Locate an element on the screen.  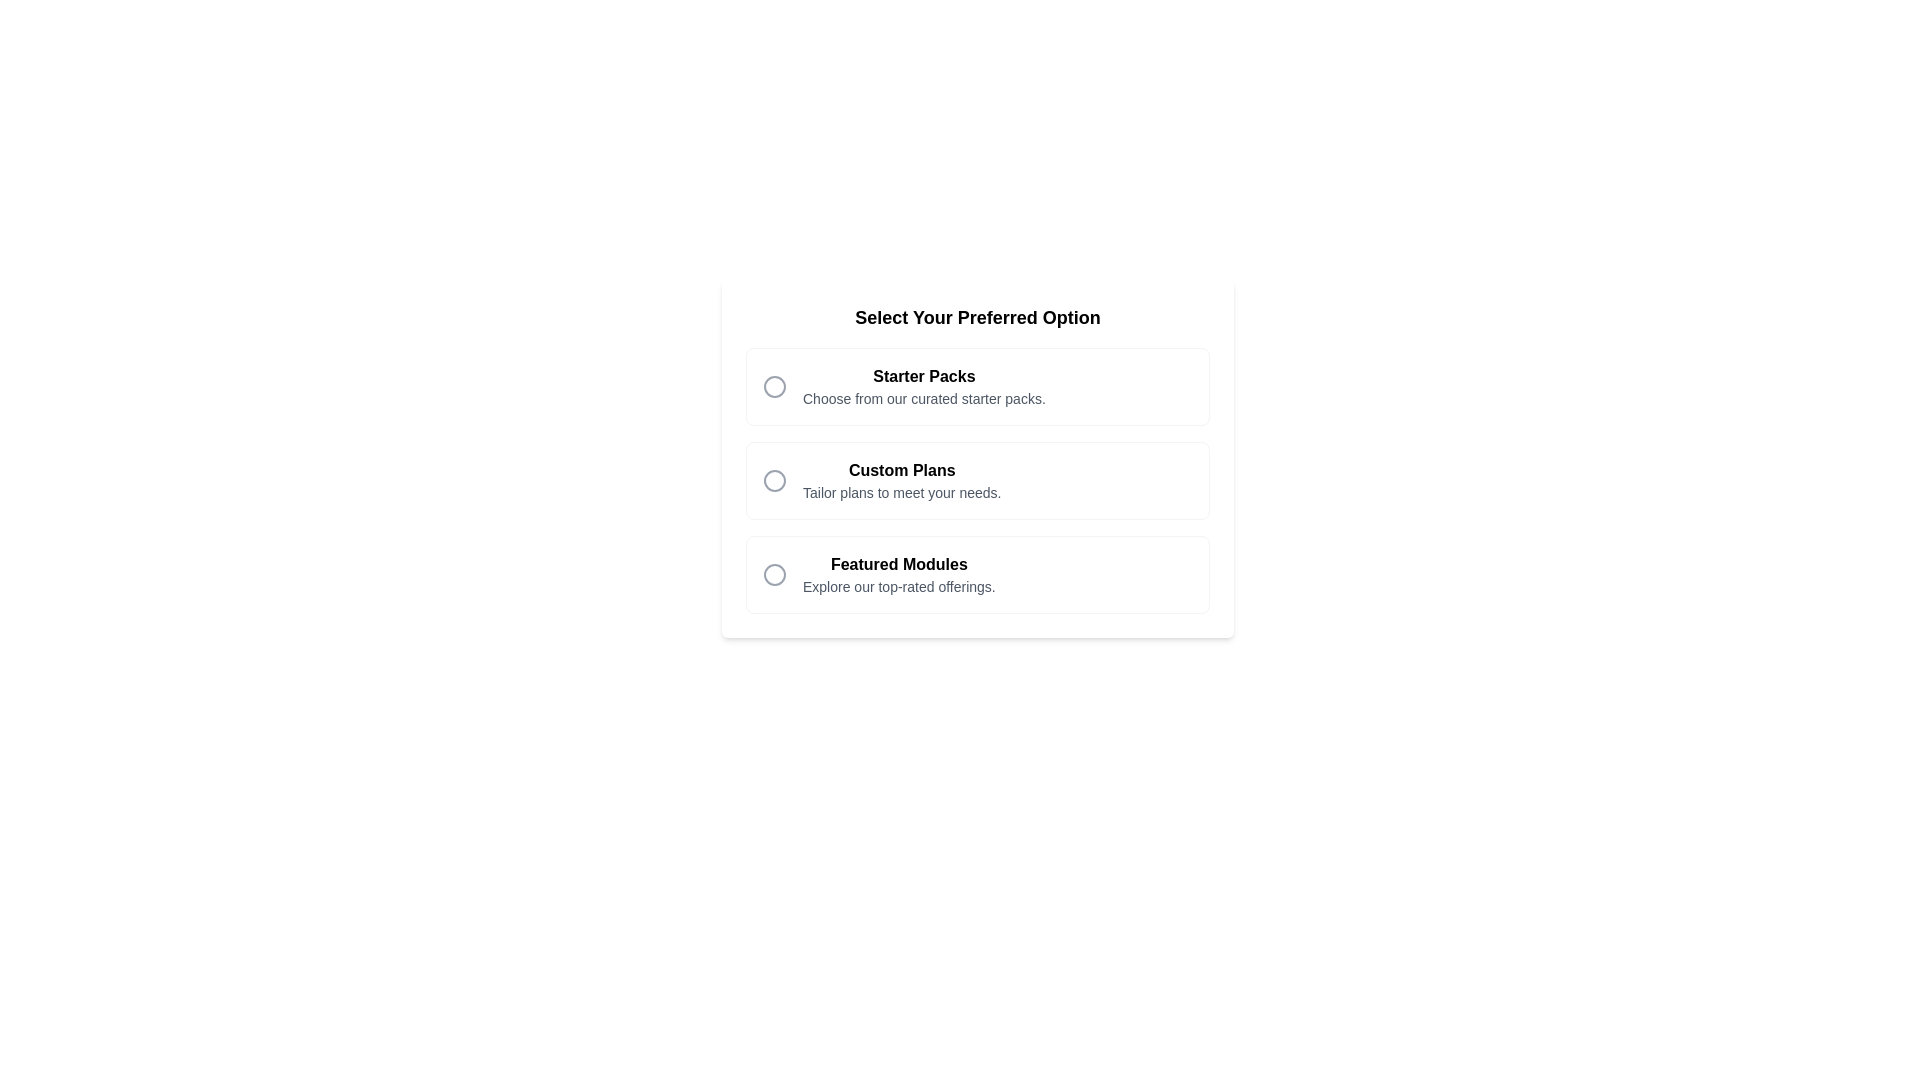
the circular graphical indicator is located at coordinates (773, 481).